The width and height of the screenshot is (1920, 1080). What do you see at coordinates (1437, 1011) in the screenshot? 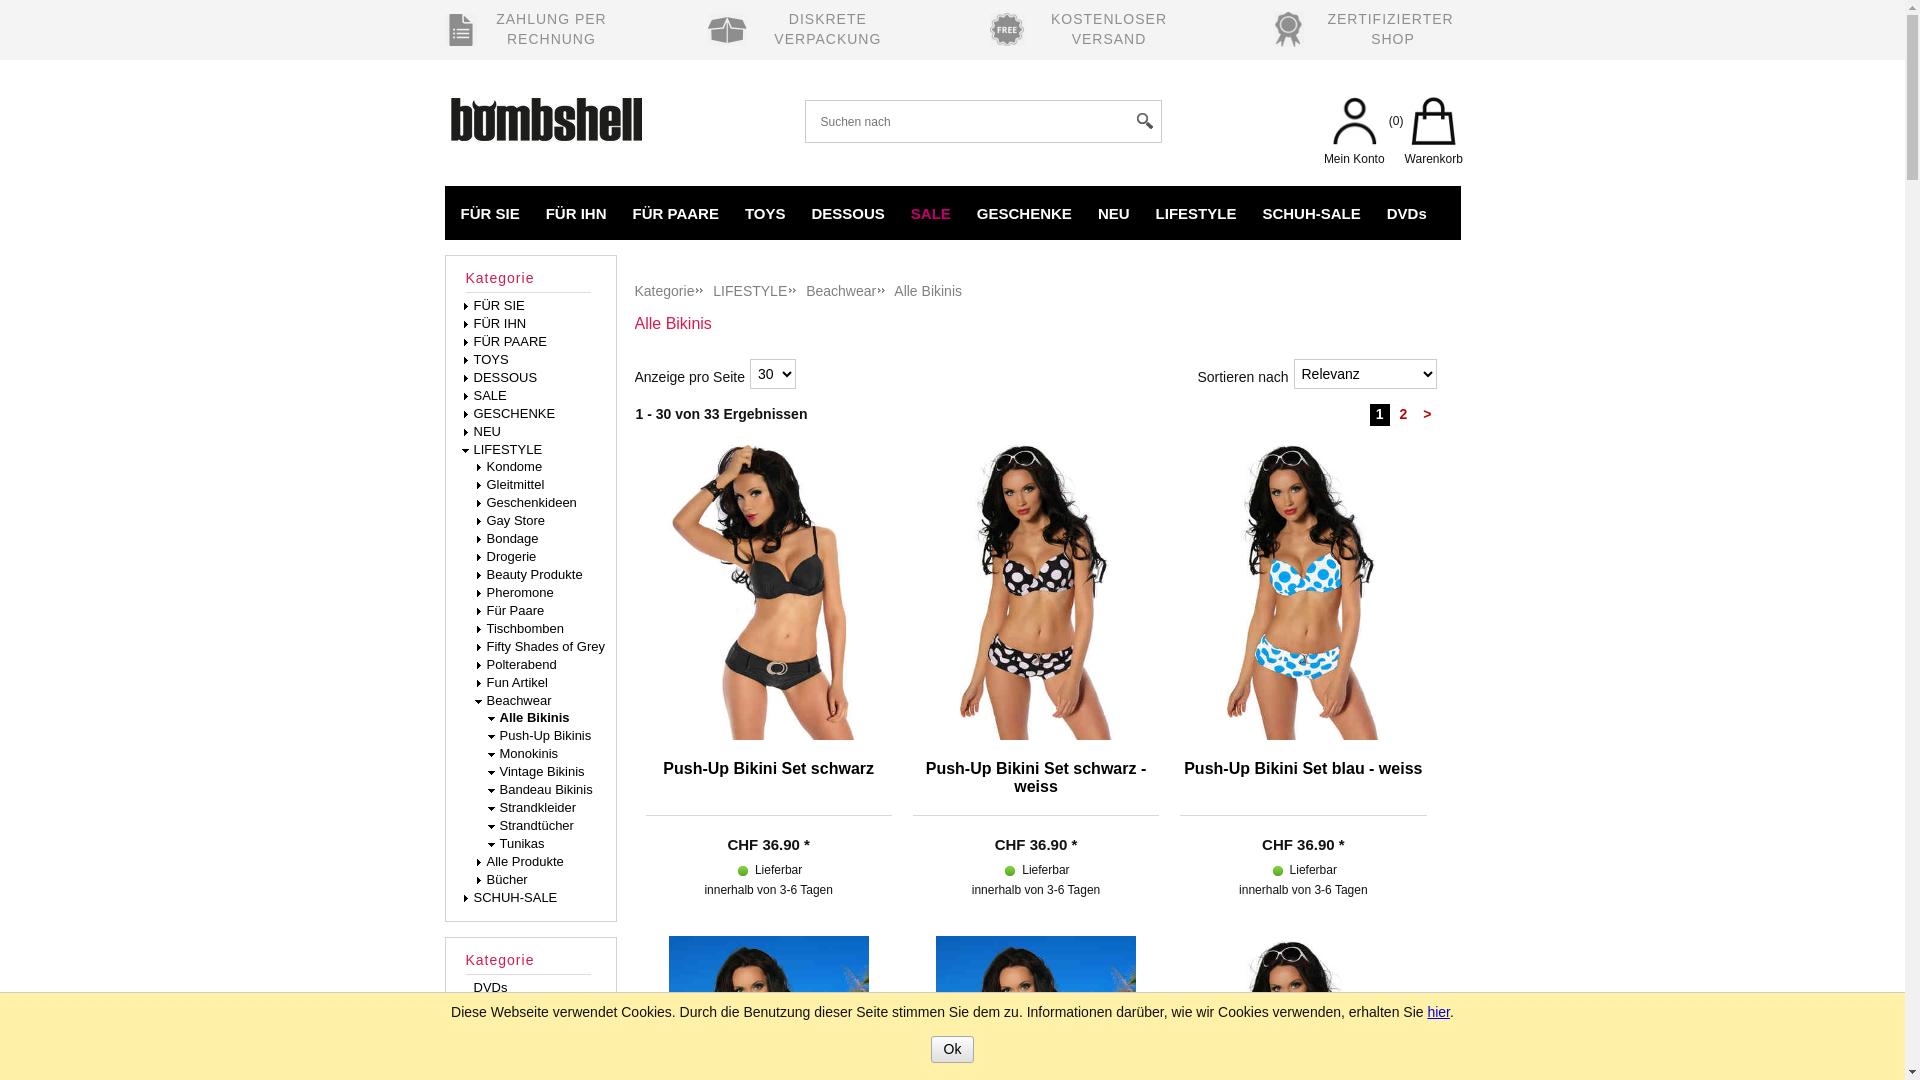
I see `'hier'` at bounding box center [1437, 1011].